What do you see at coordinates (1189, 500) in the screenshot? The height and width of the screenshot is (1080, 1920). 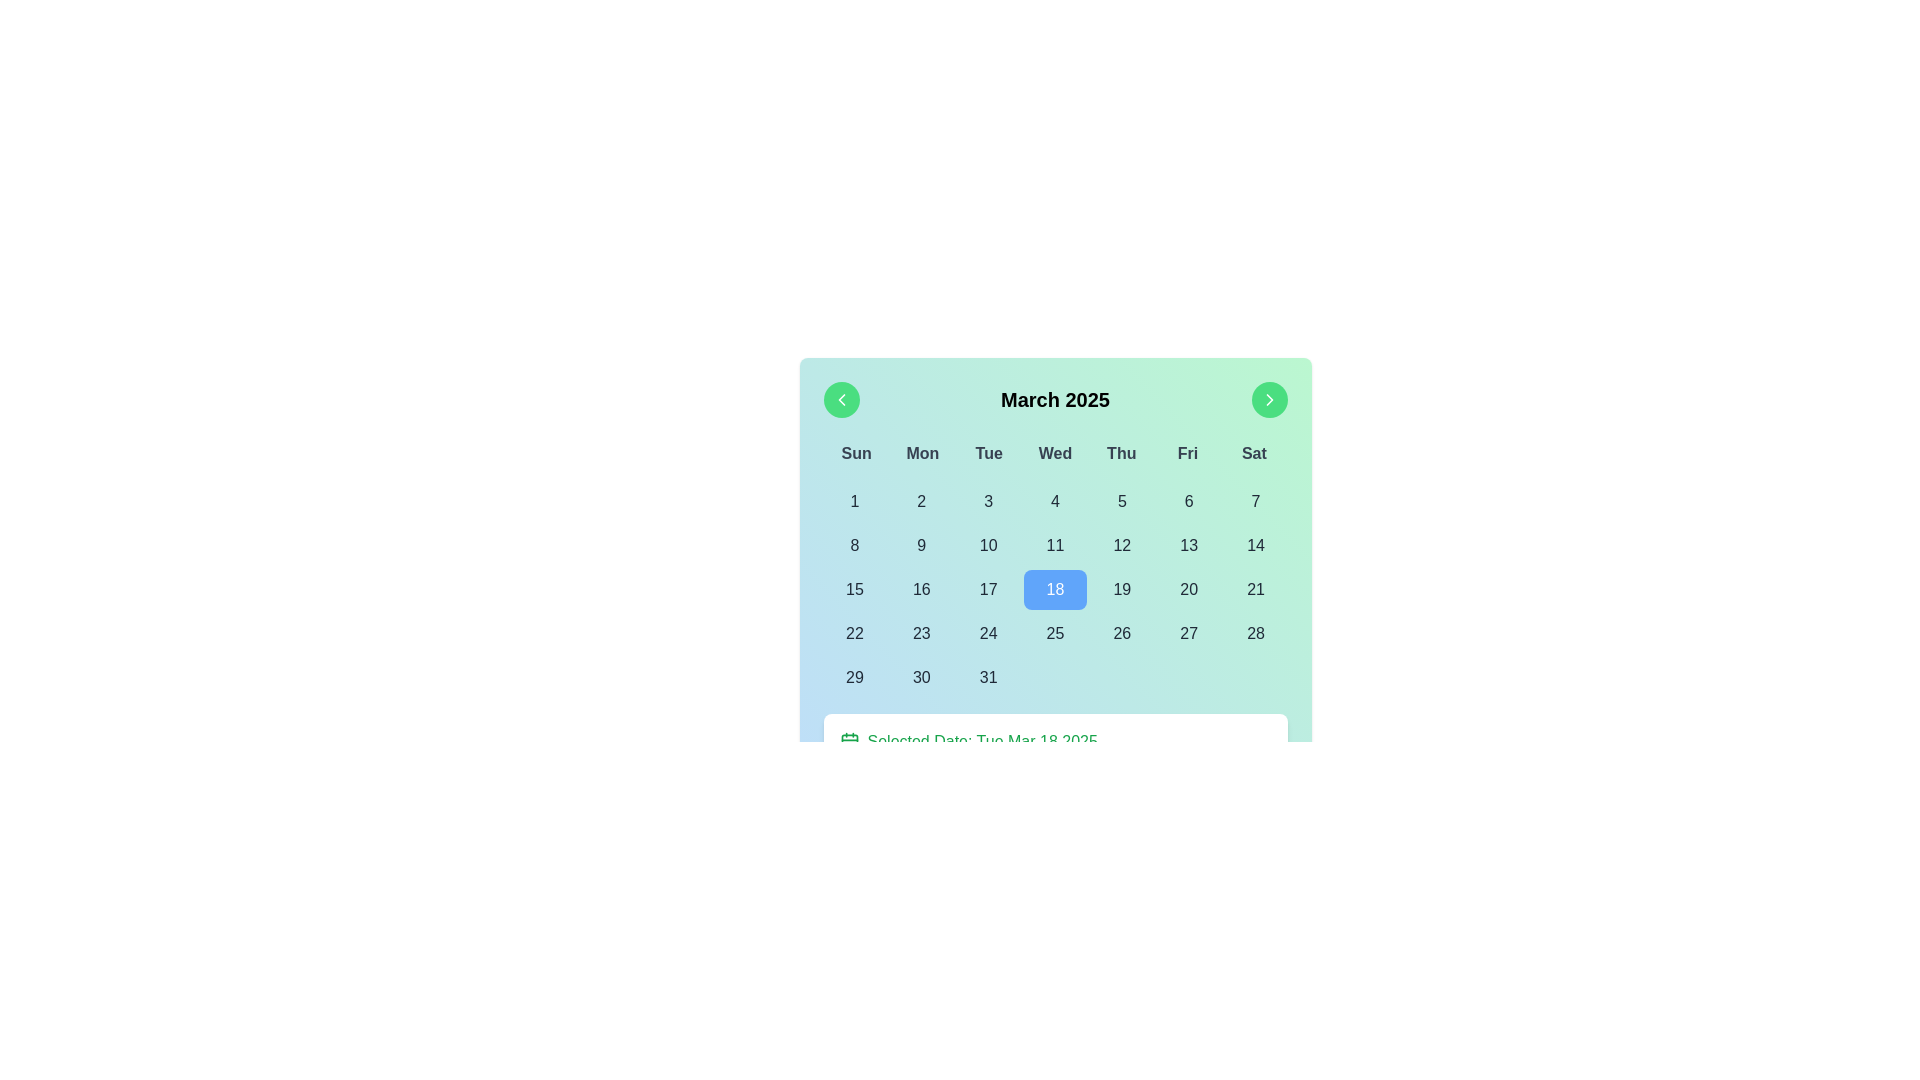 I see `the circular button with the number '6'` at bounding box center [1189, 500].